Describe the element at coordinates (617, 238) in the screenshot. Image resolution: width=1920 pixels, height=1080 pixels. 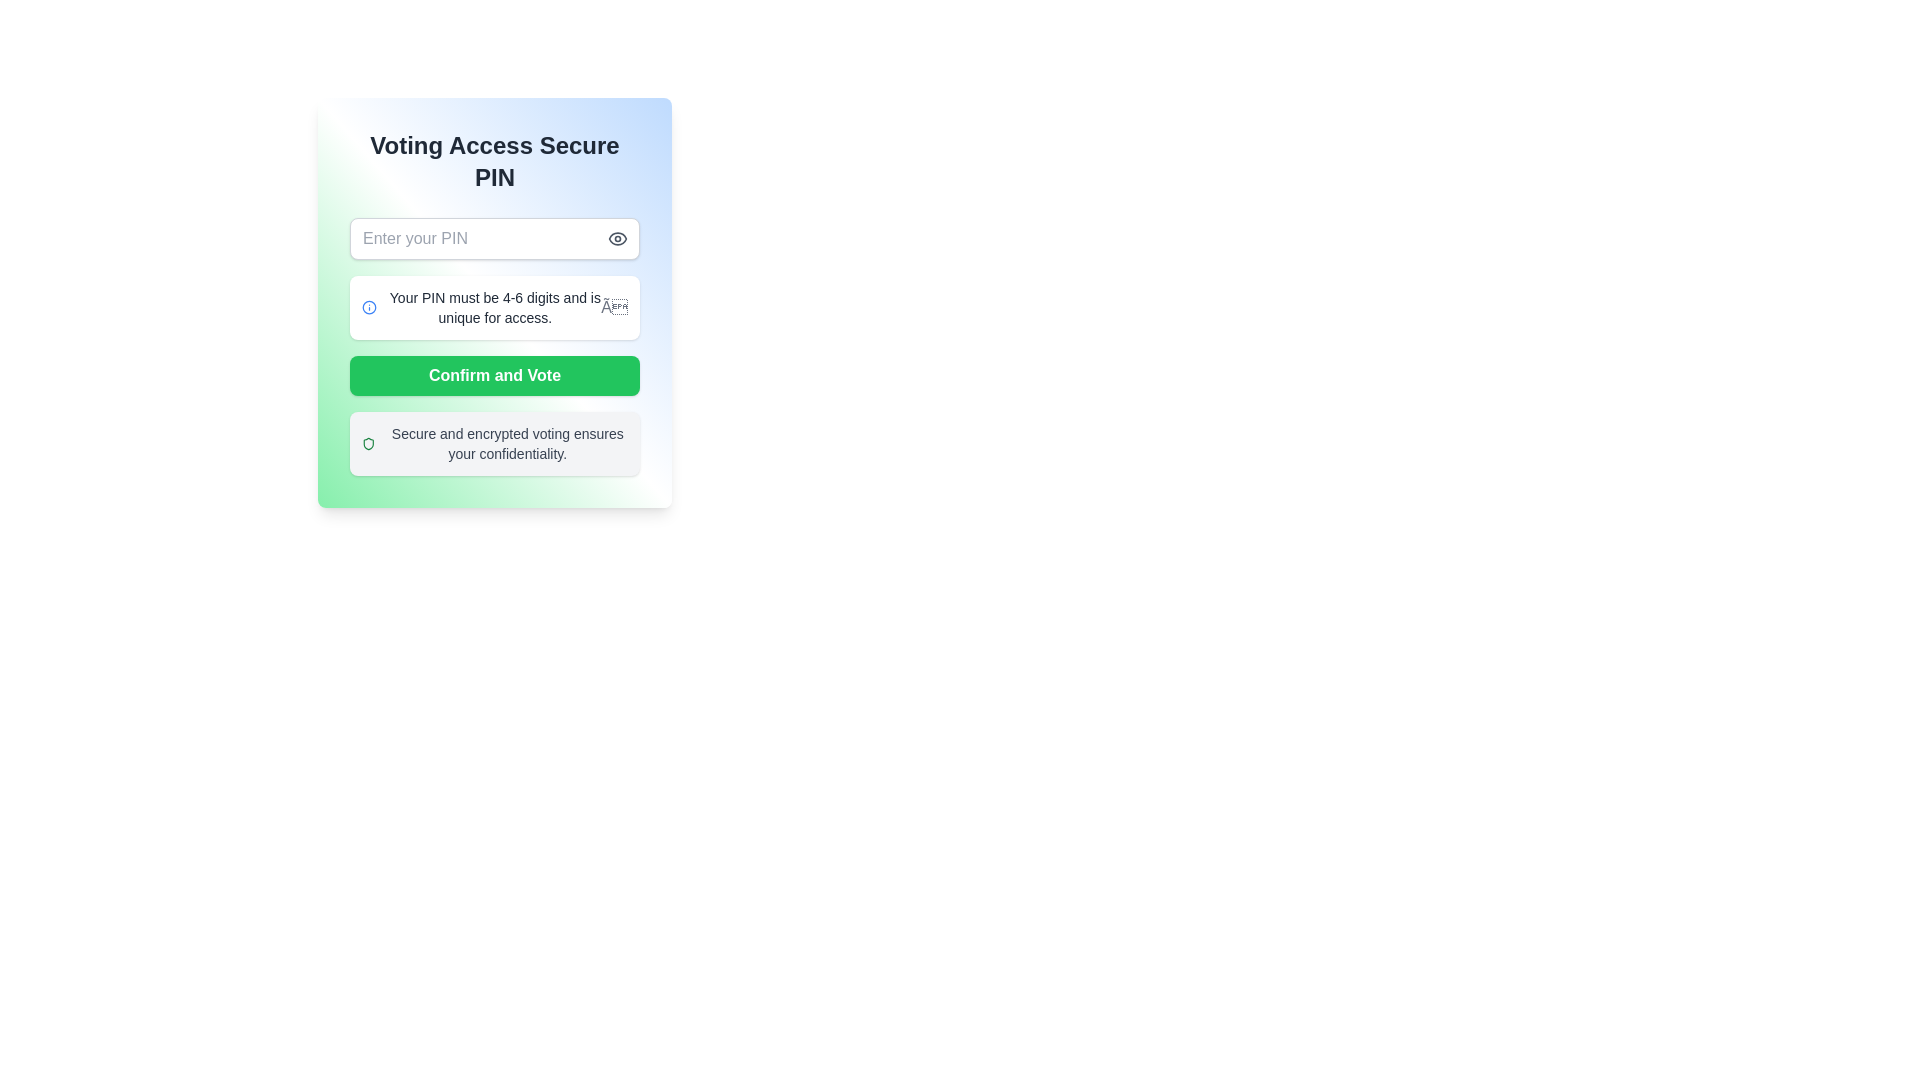
I see `the small circular button with an eye icon at the right end of the password input field` at that location.